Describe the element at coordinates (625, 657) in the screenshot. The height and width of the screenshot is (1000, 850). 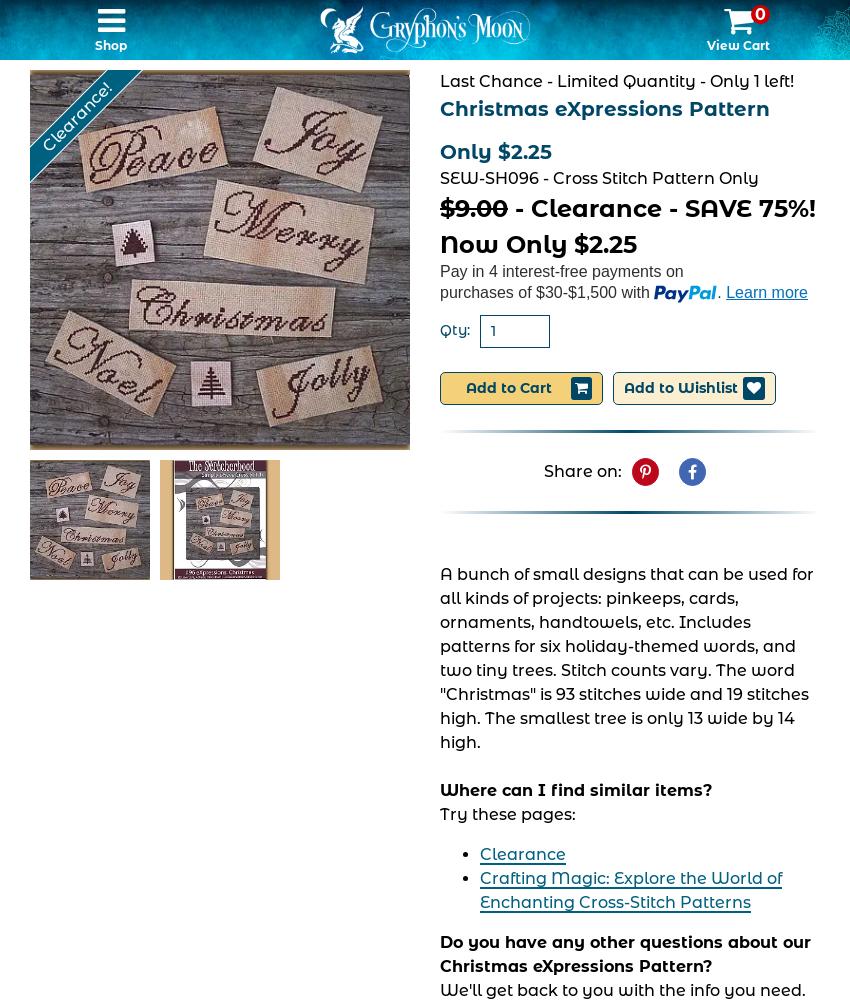
I see `'A bunch of small designs that can be used for all kinds of projects: pinkeeps, cards, ornaments, handtowels, etc. Includes patterns for six holiday-themed words, and two tiny trees. Stitch counts vary. The word "Christmas" is 93 stitches wide and 19 stitches high. The smallest tree is only 13 wide by 14 high.'` at that location.